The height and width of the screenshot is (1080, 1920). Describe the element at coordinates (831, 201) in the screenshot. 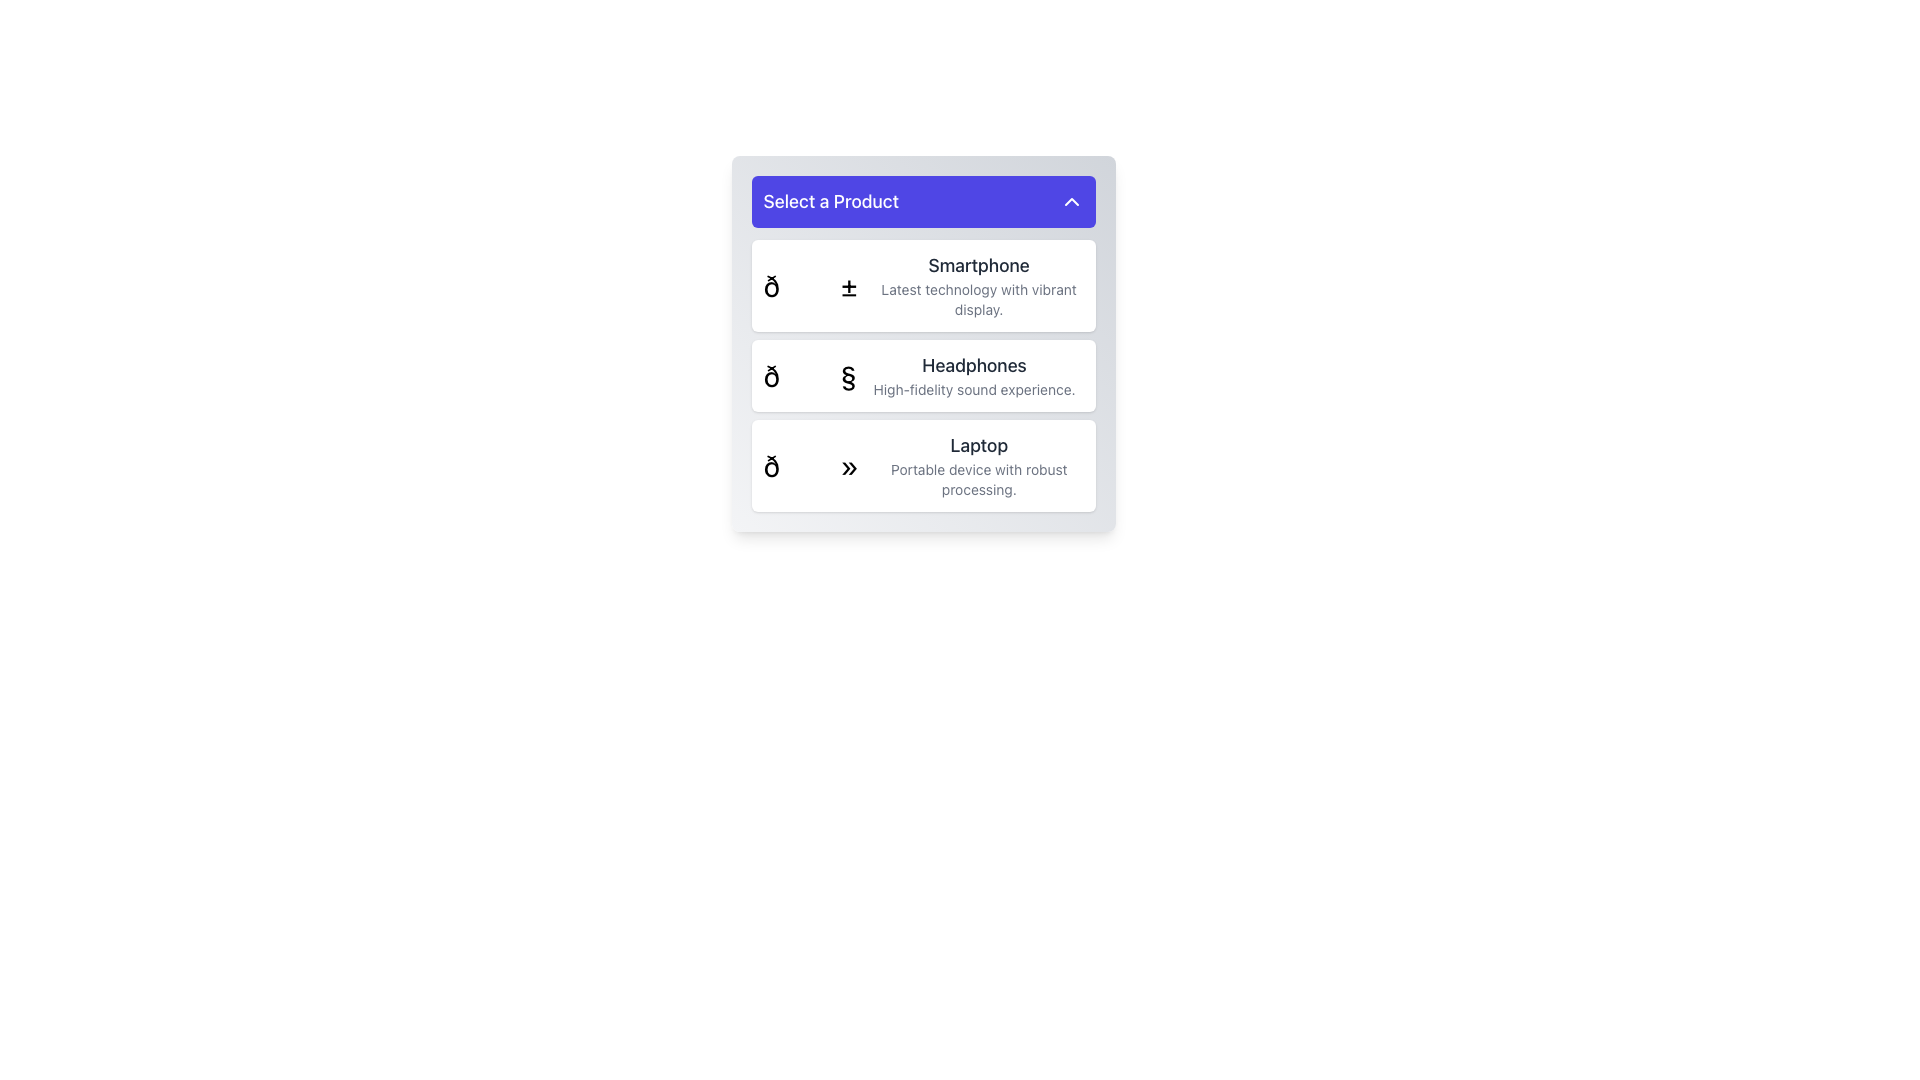

I see `text of the title label for the dropdown menu, which is centrally positioned above the list of products` at that location.